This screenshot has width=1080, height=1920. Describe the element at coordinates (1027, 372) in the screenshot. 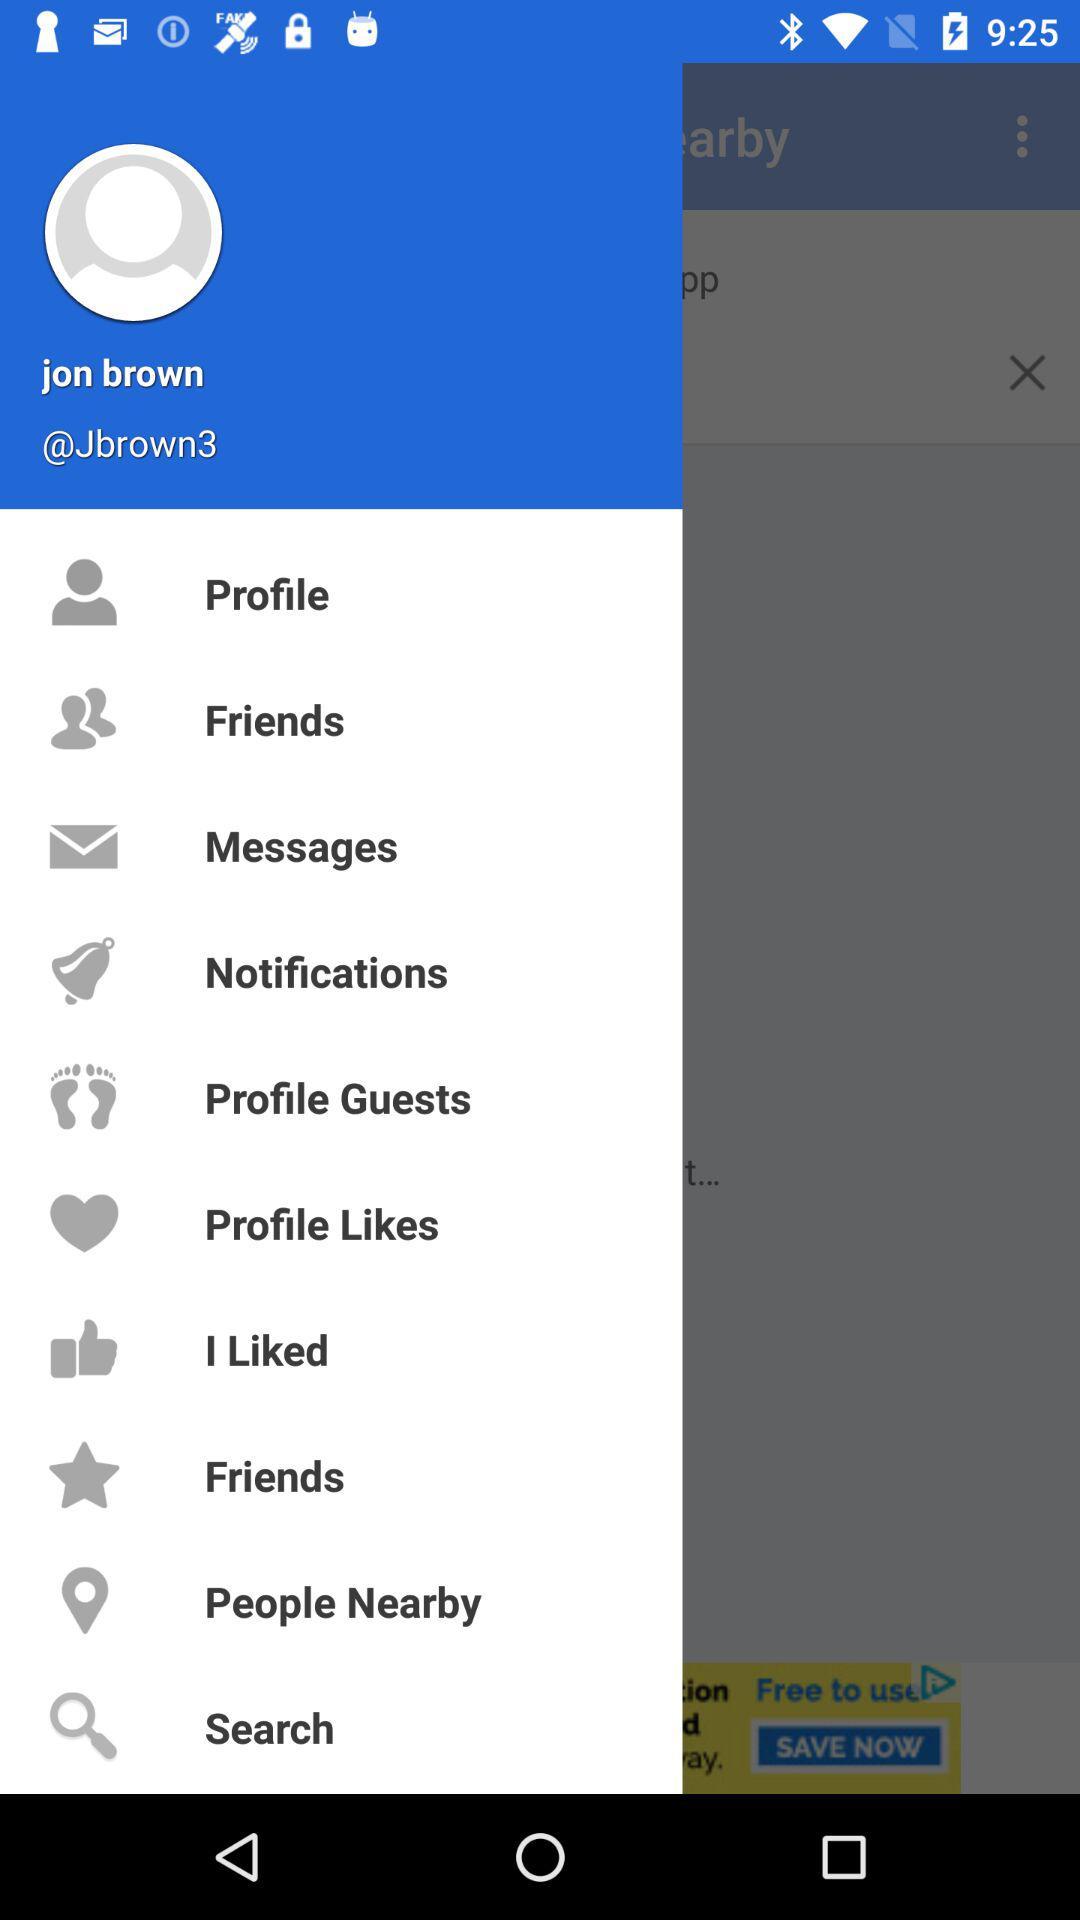

I see `the close icon` at that location.